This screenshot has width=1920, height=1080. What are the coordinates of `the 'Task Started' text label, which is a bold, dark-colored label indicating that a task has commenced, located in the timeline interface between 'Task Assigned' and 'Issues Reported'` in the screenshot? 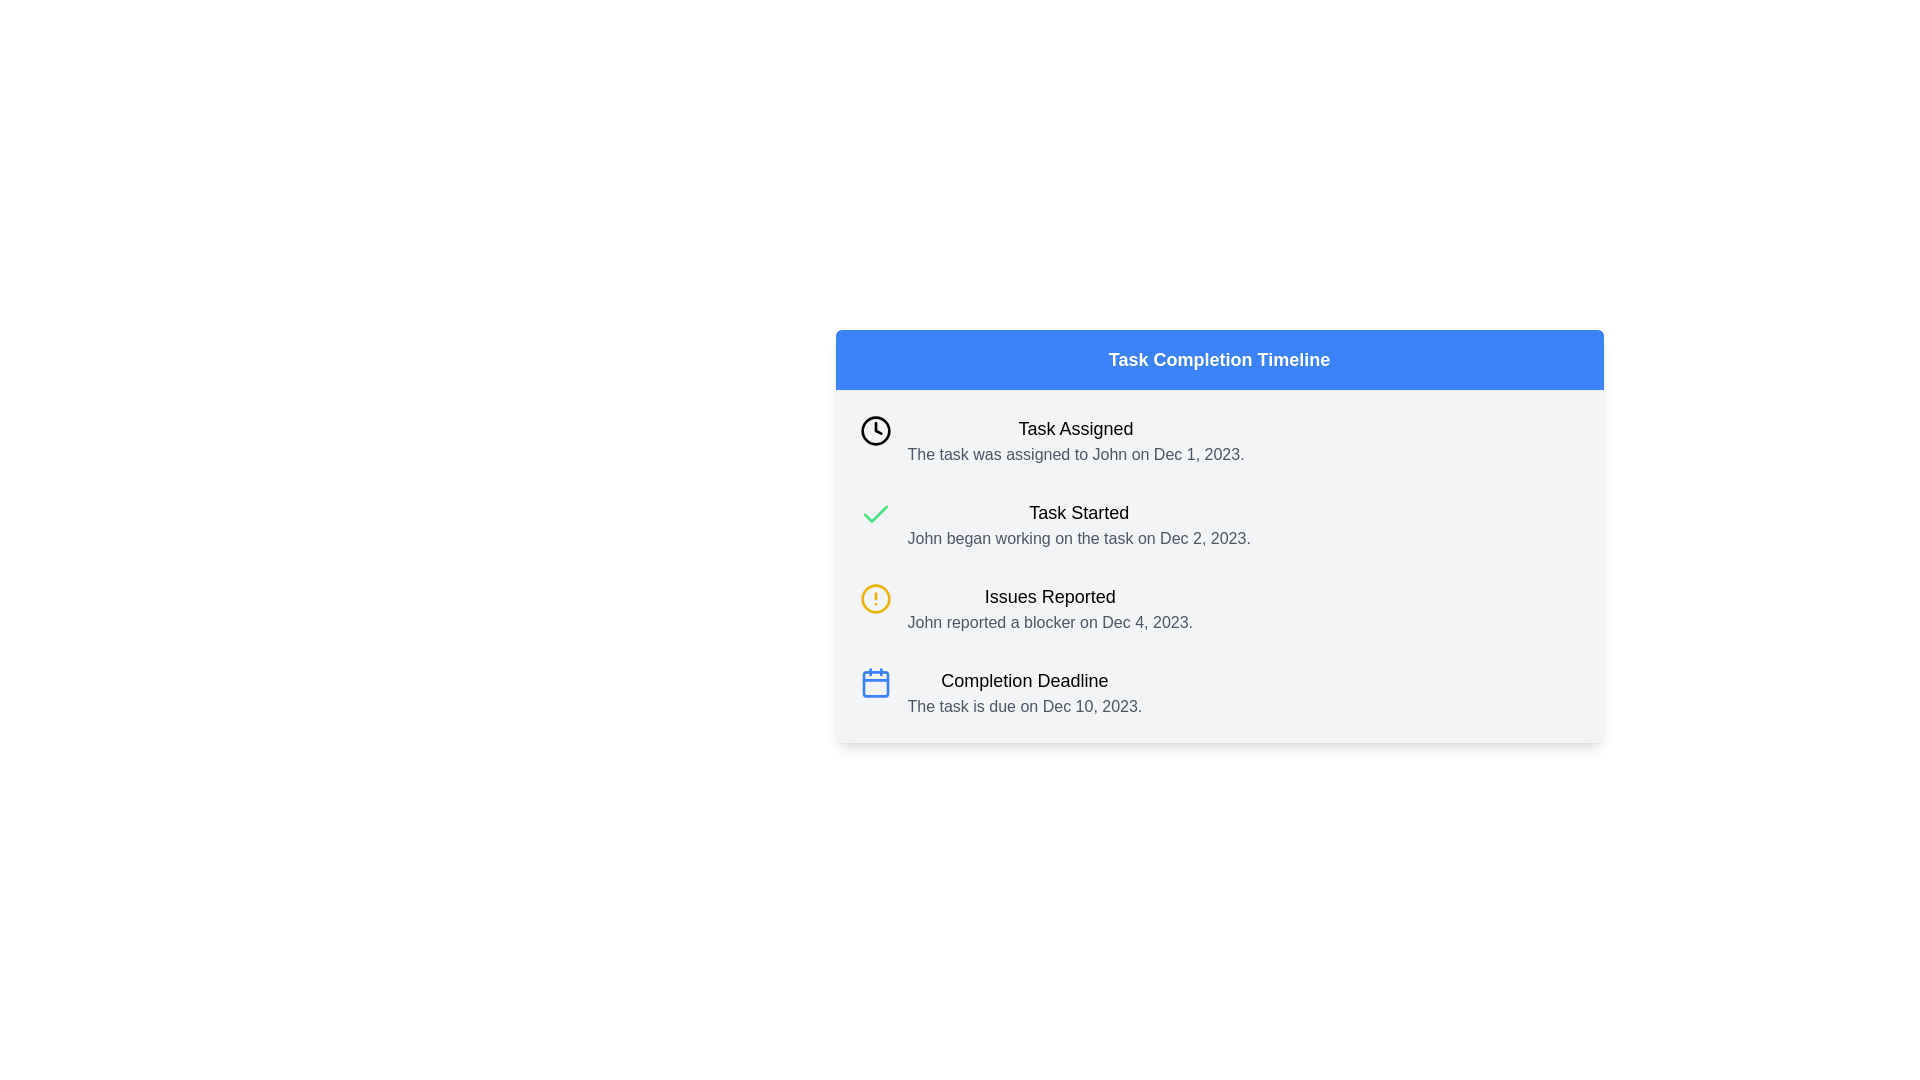 It's located at (1078, 512).